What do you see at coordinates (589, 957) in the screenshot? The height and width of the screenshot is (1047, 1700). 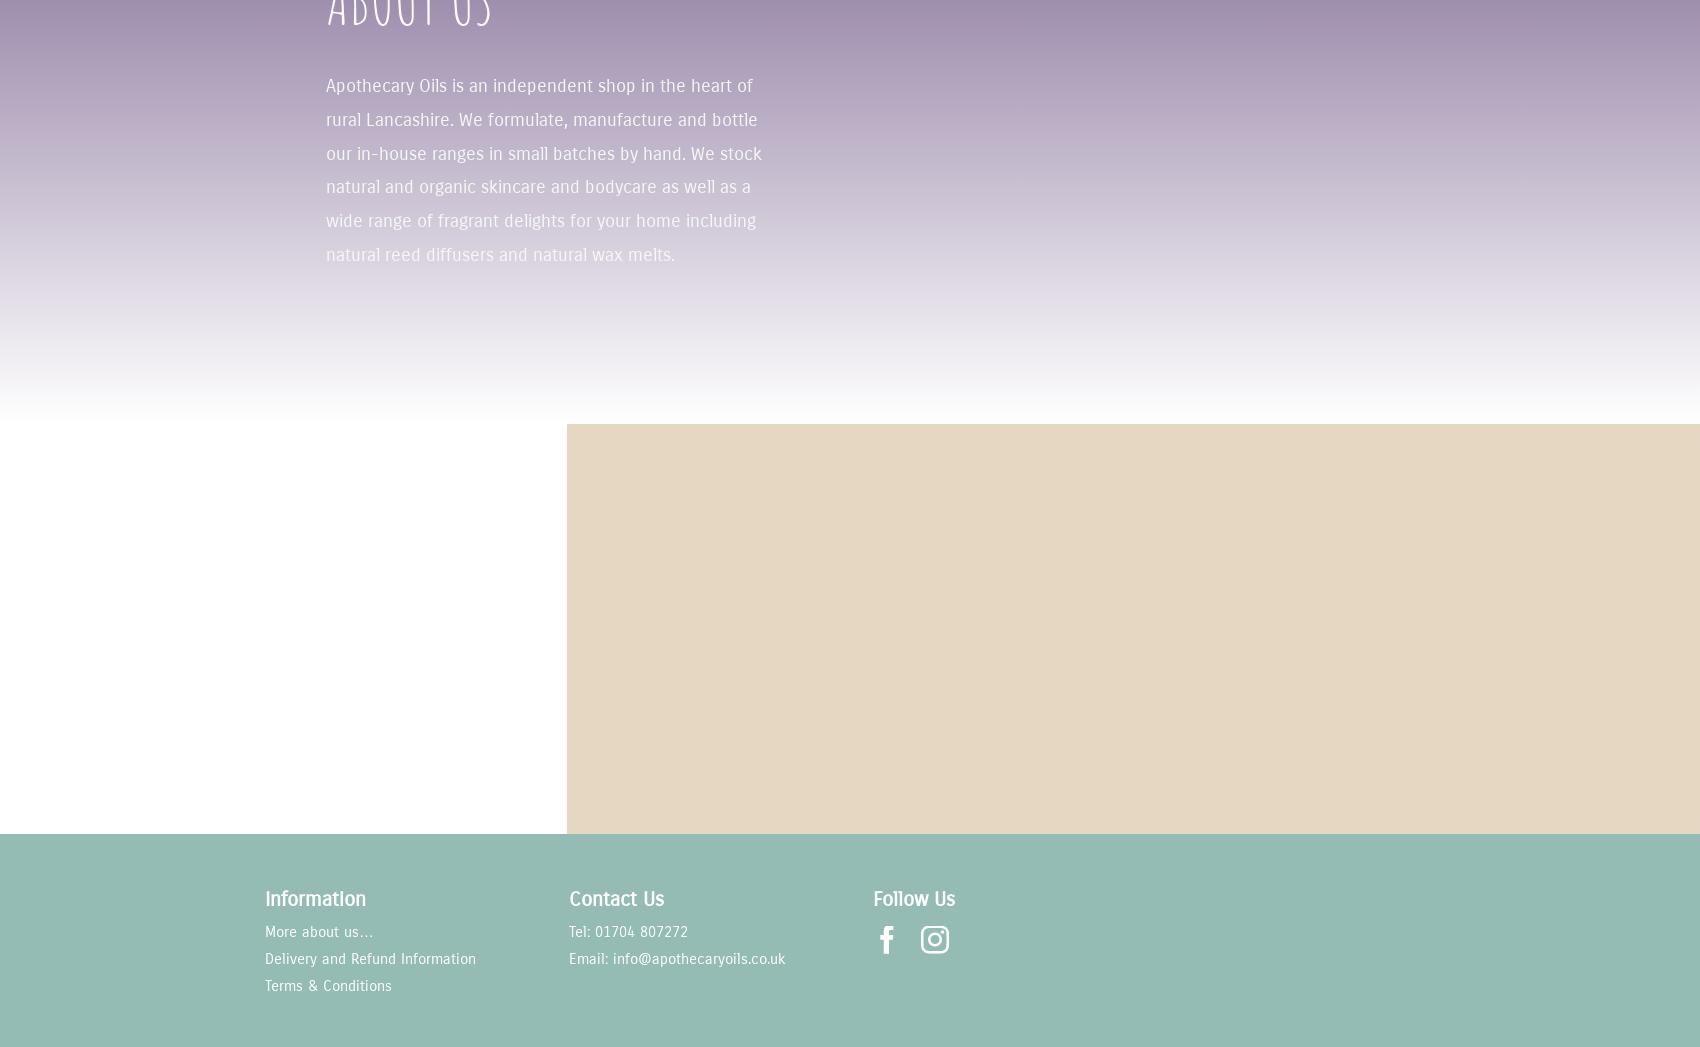 I see `'Email:'` at bounding box center [589, 957].